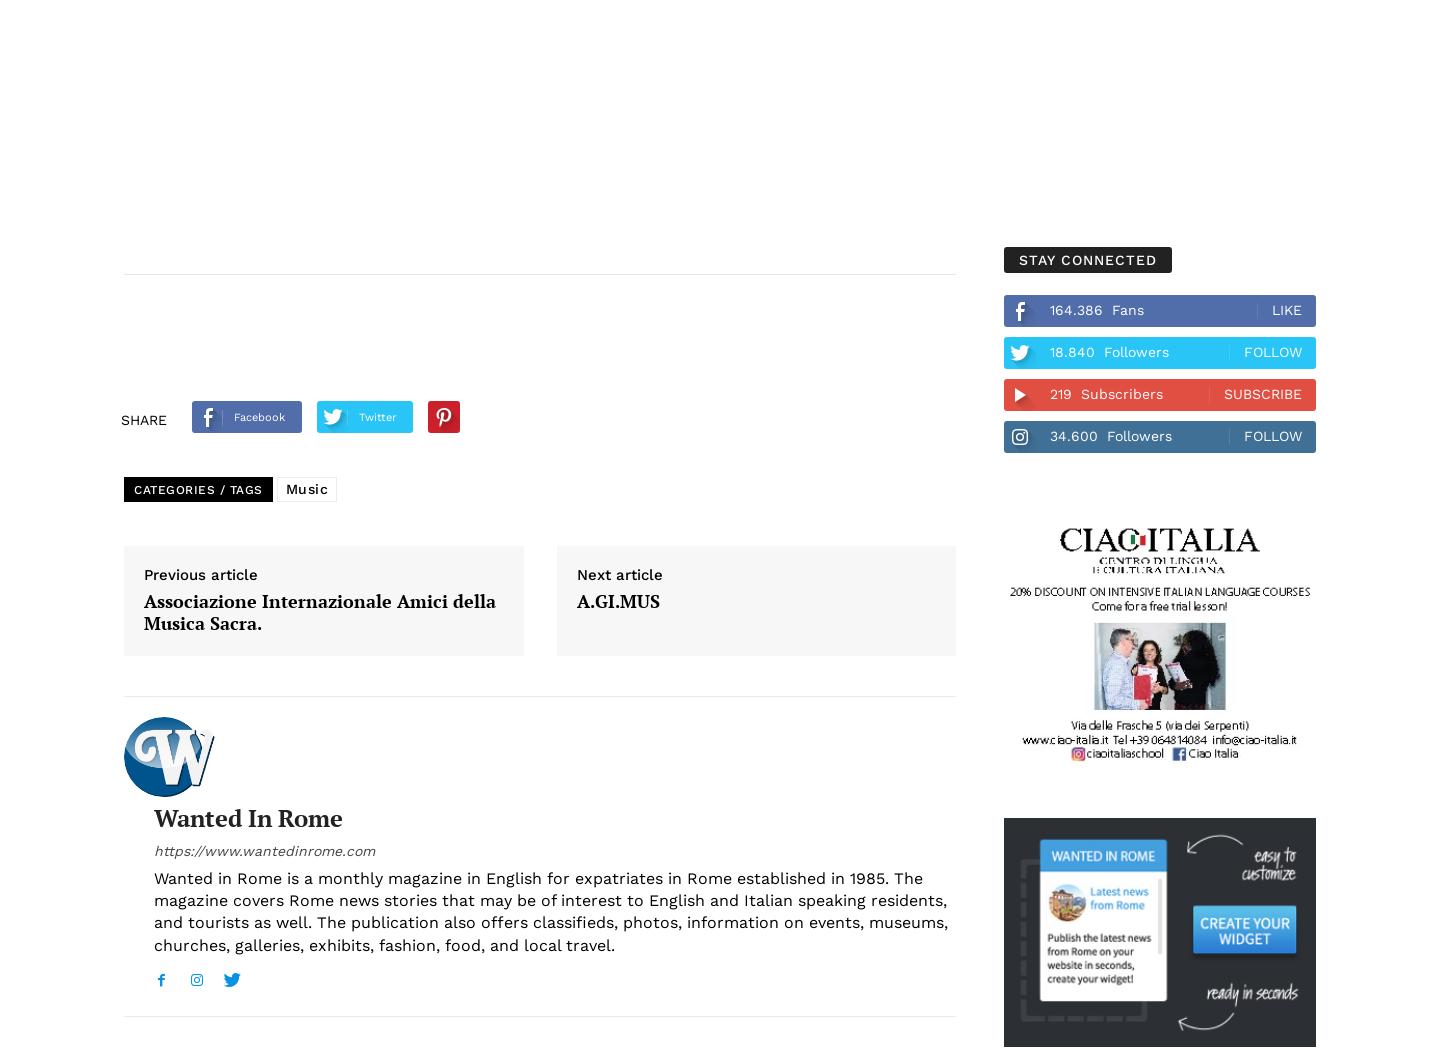  Describe the element at coordinates (1050, 308) in the screenshot. I see `'164.386'` at that location.